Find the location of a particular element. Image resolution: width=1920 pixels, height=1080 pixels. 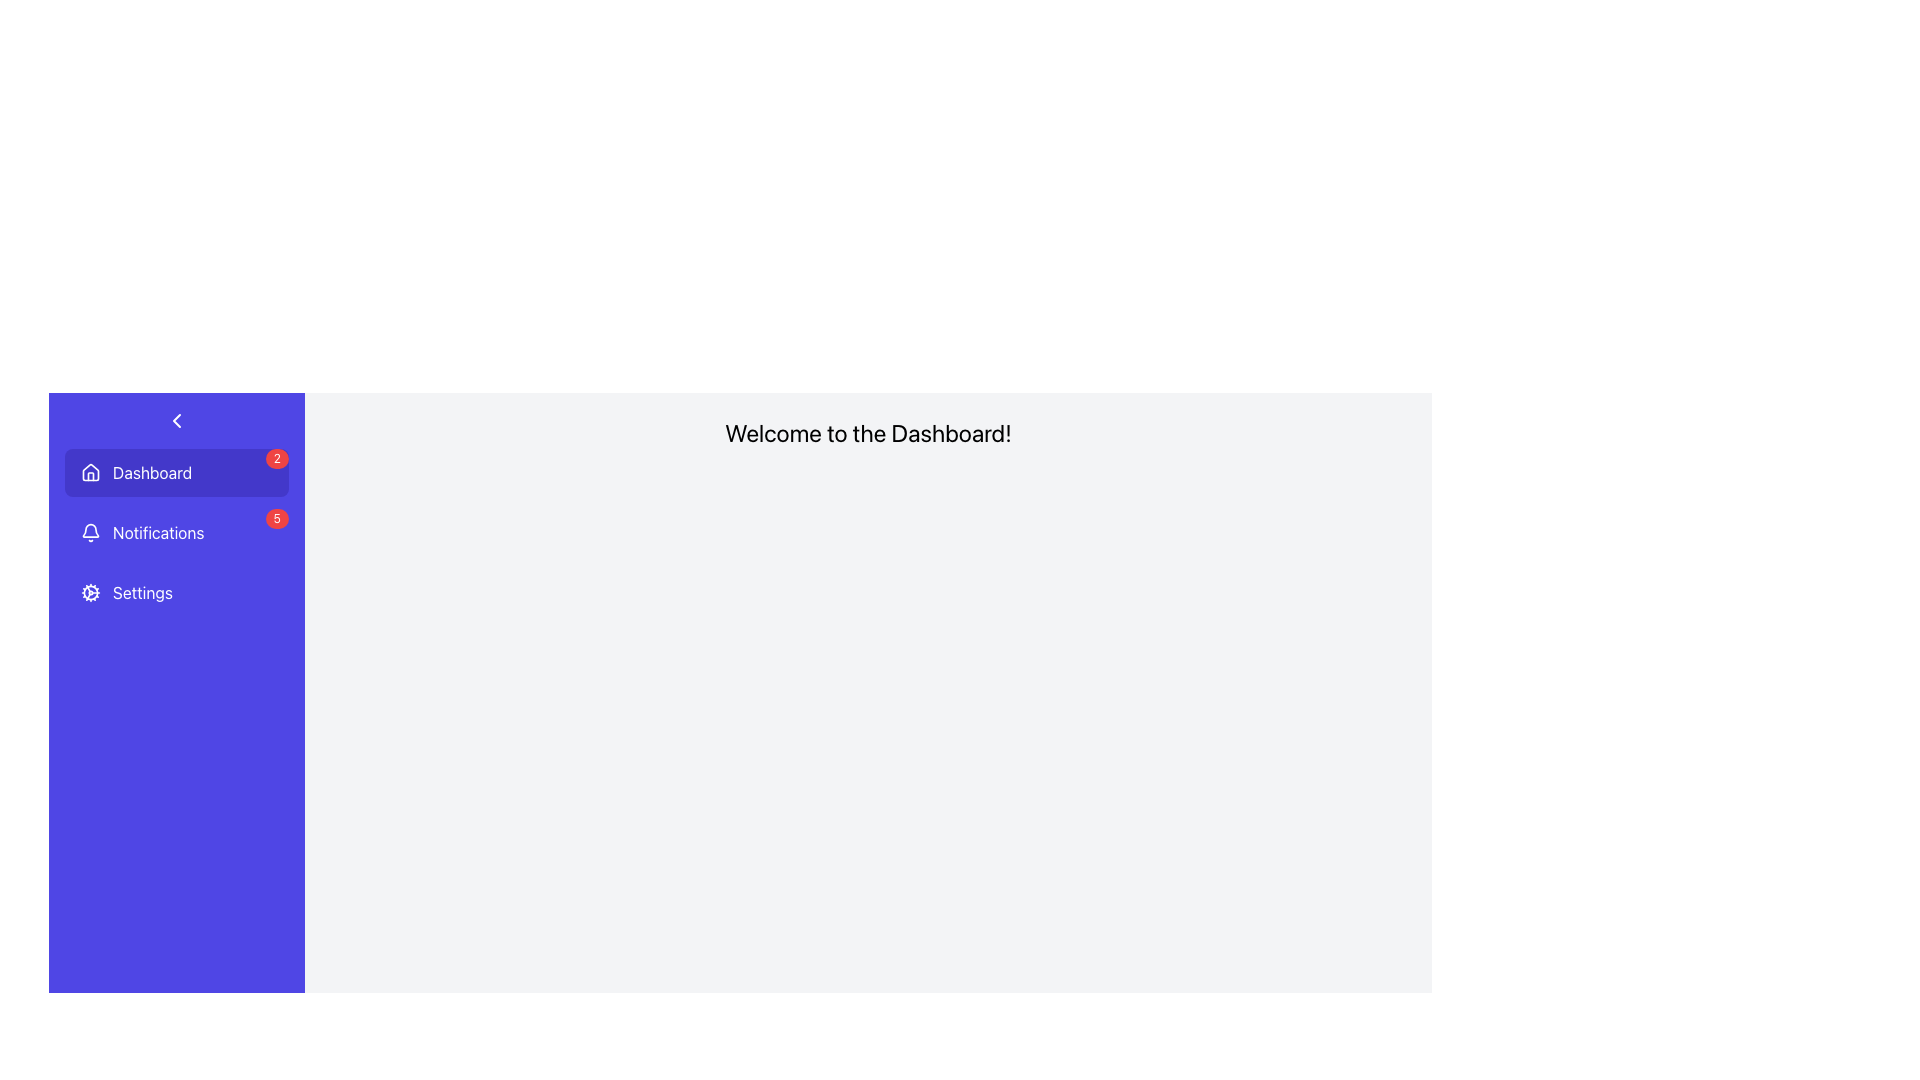

displayed badge number for notification count on the second list item in the sidebar, which serves as a navigation link for notifications is located at coordinates (177, 531).